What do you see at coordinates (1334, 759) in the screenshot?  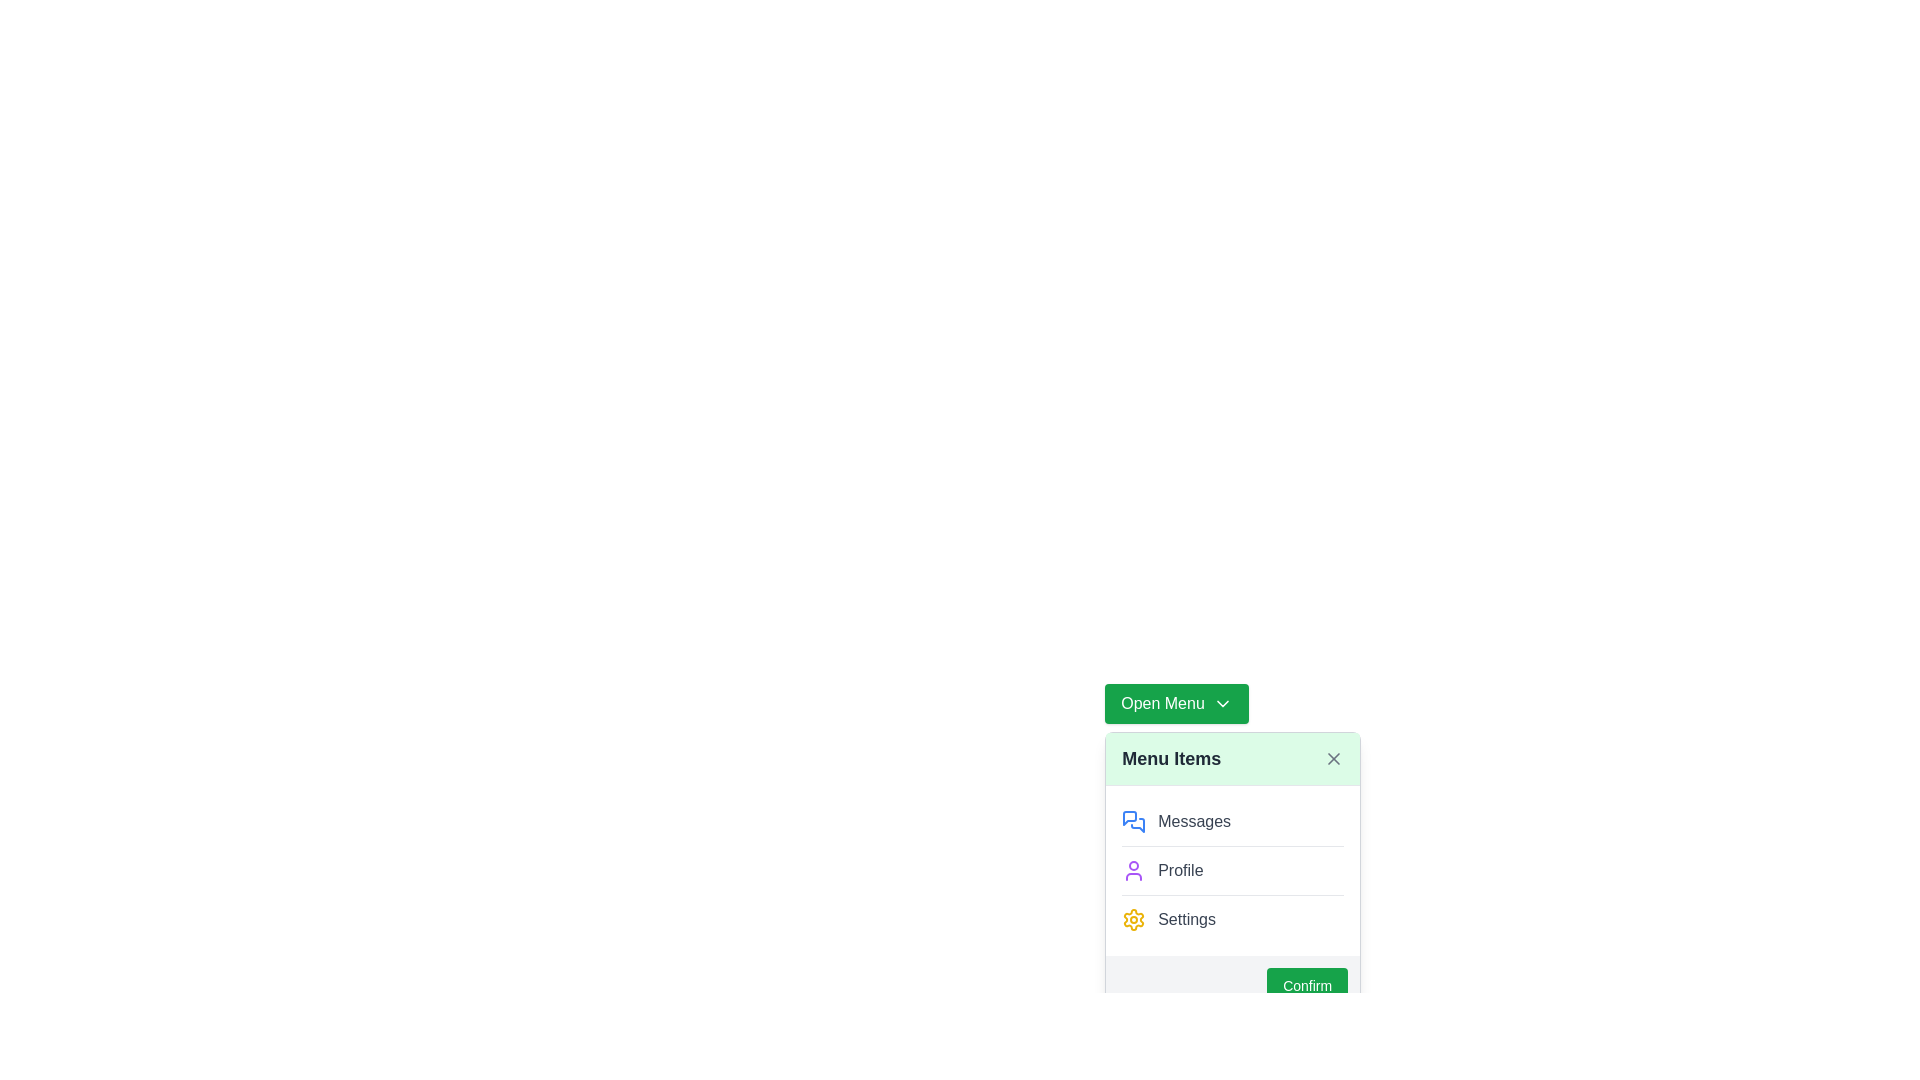 I see `the close icon in the top right corner of the 'Menu Items' dropdown` at bounding box center [1334, 759].